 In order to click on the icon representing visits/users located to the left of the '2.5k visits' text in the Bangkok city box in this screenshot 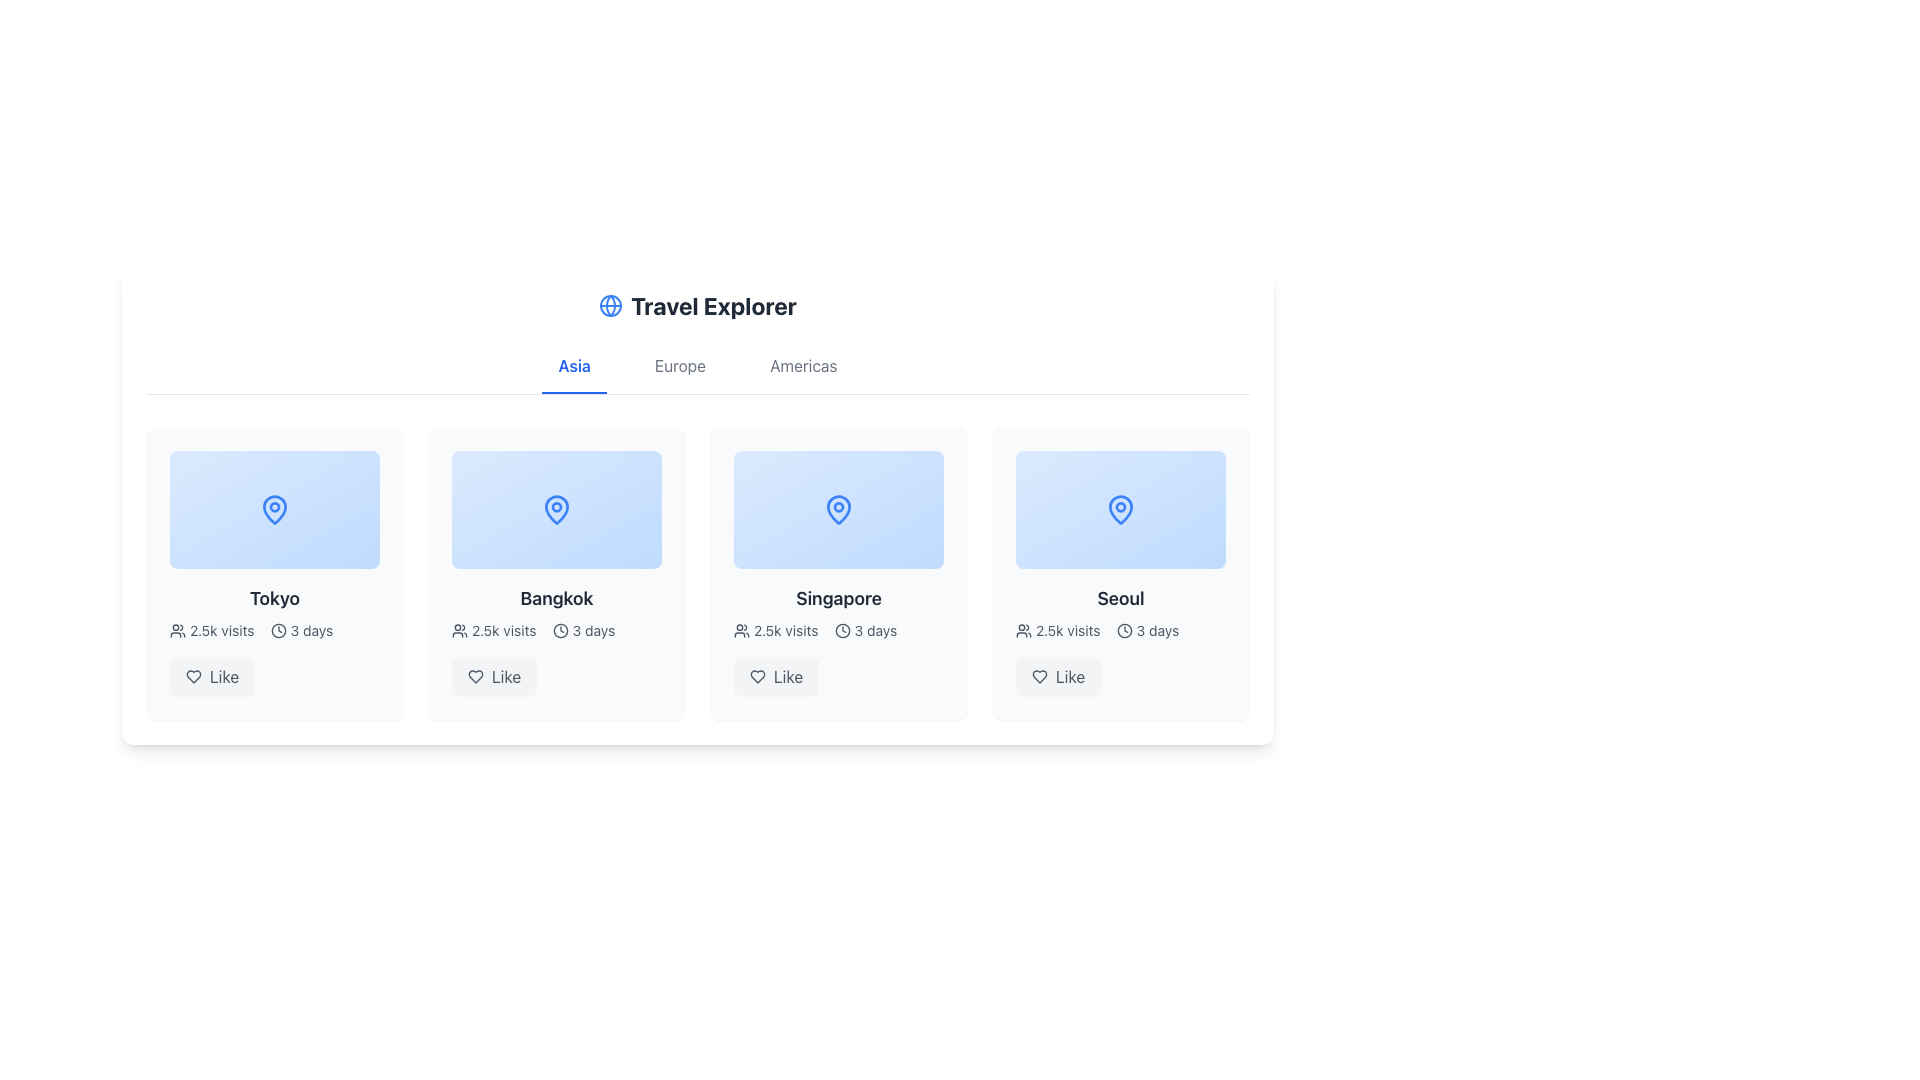, I will do `click(459, 631)`.